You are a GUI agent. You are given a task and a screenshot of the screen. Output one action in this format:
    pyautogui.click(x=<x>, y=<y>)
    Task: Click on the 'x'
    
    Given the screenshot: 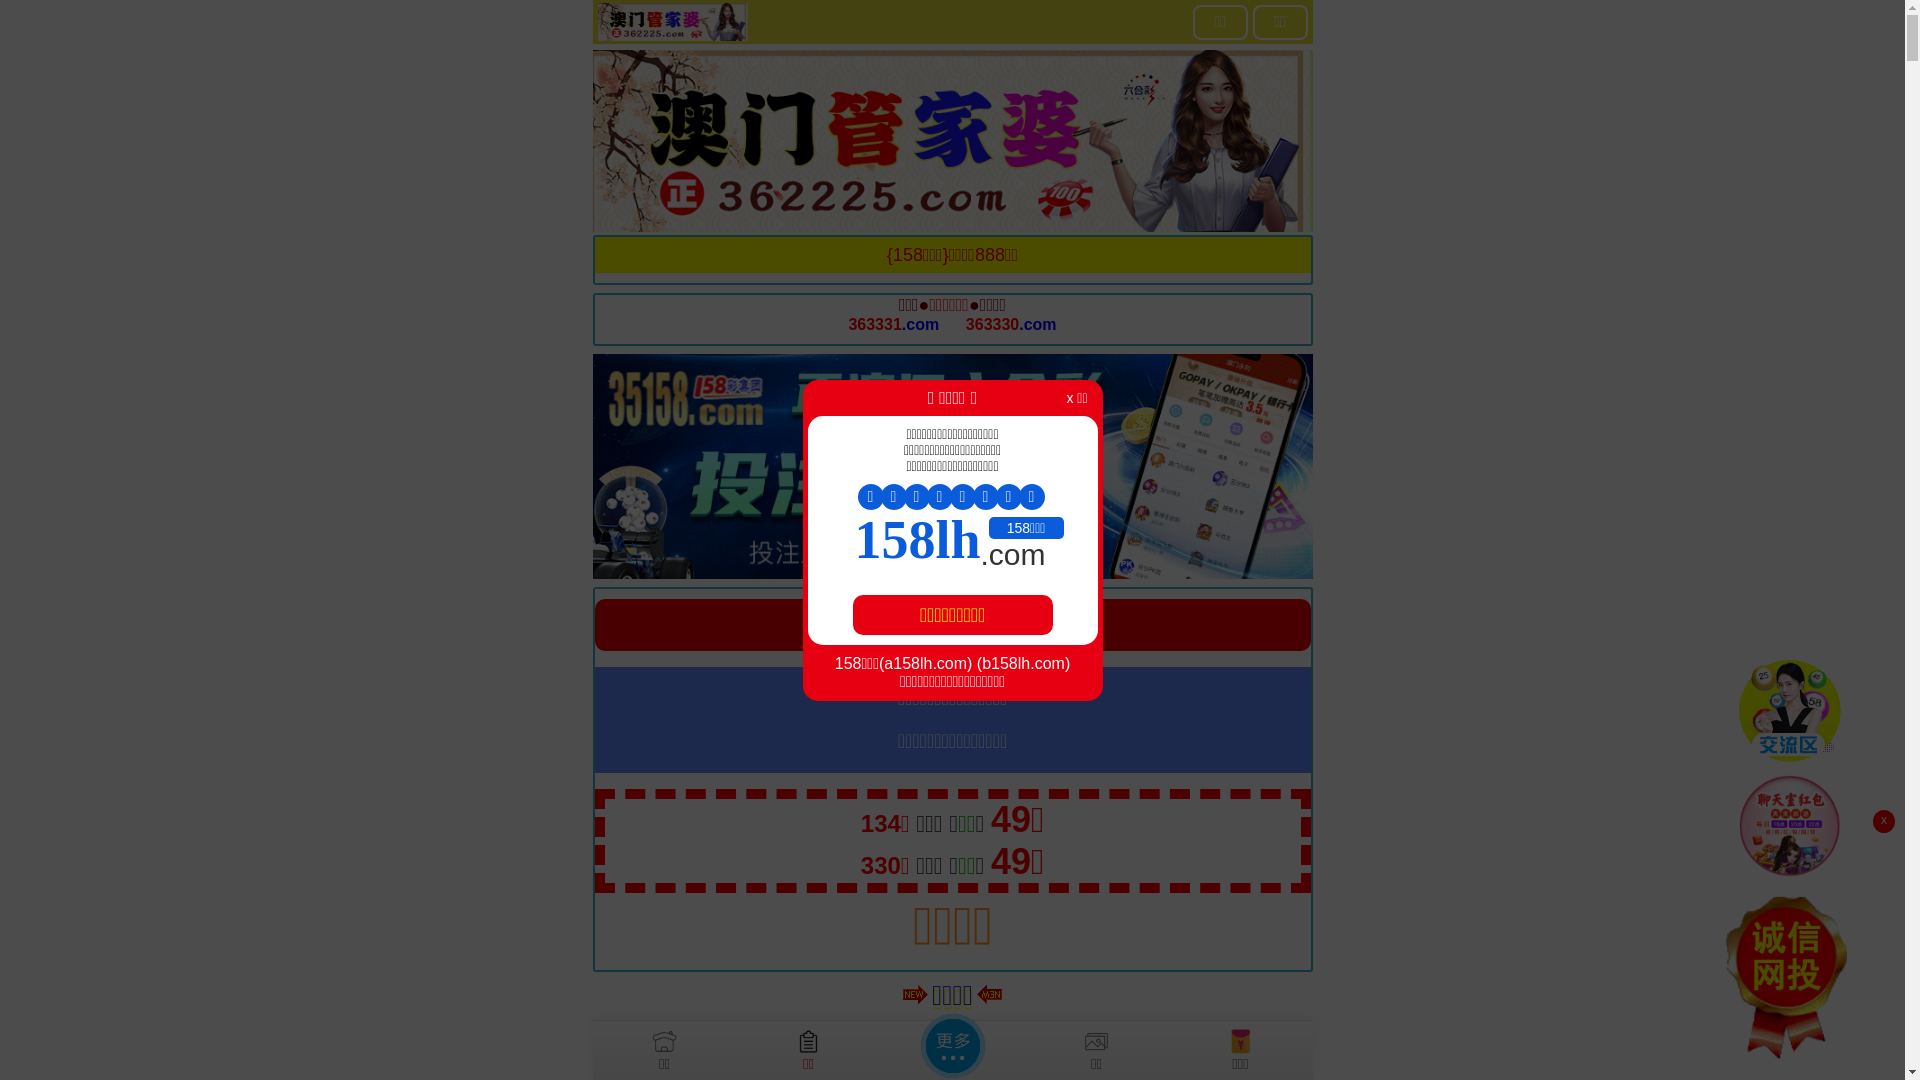 What is the action you would take?
    pyautogui.click(x=1882, y=821)
    